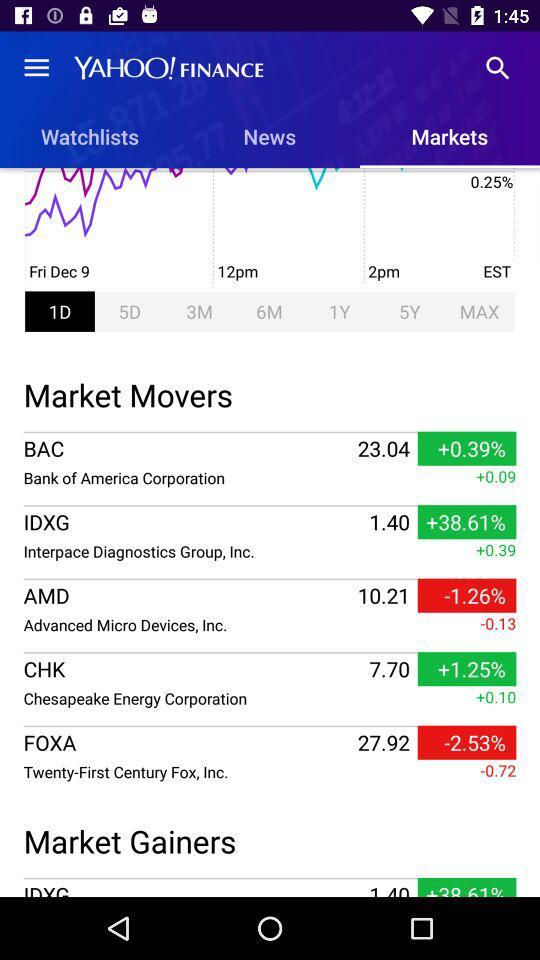  Describe the element at coordinates (36, 68) in the screenshot. I see `item above the watchlists` at that location.